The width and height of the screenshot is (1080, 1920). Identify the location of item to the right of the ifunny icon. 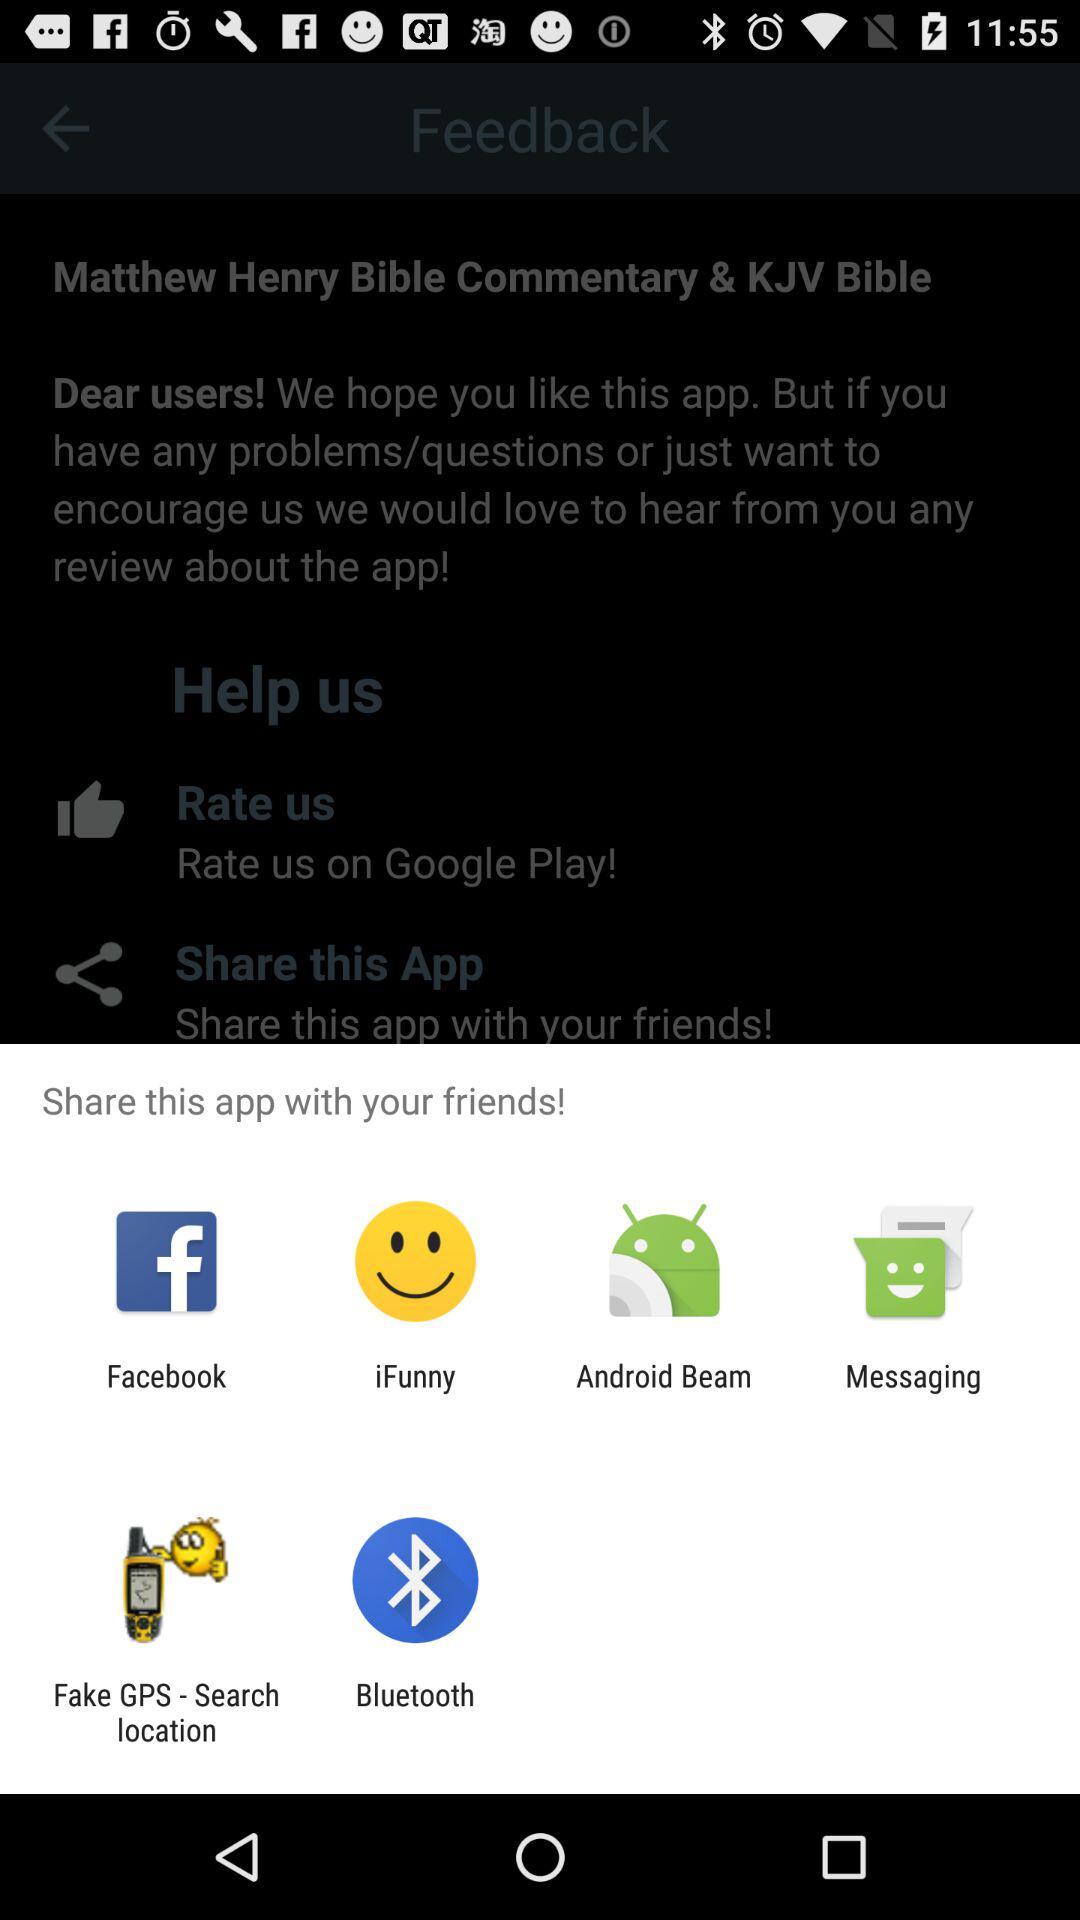
(664, 1392).